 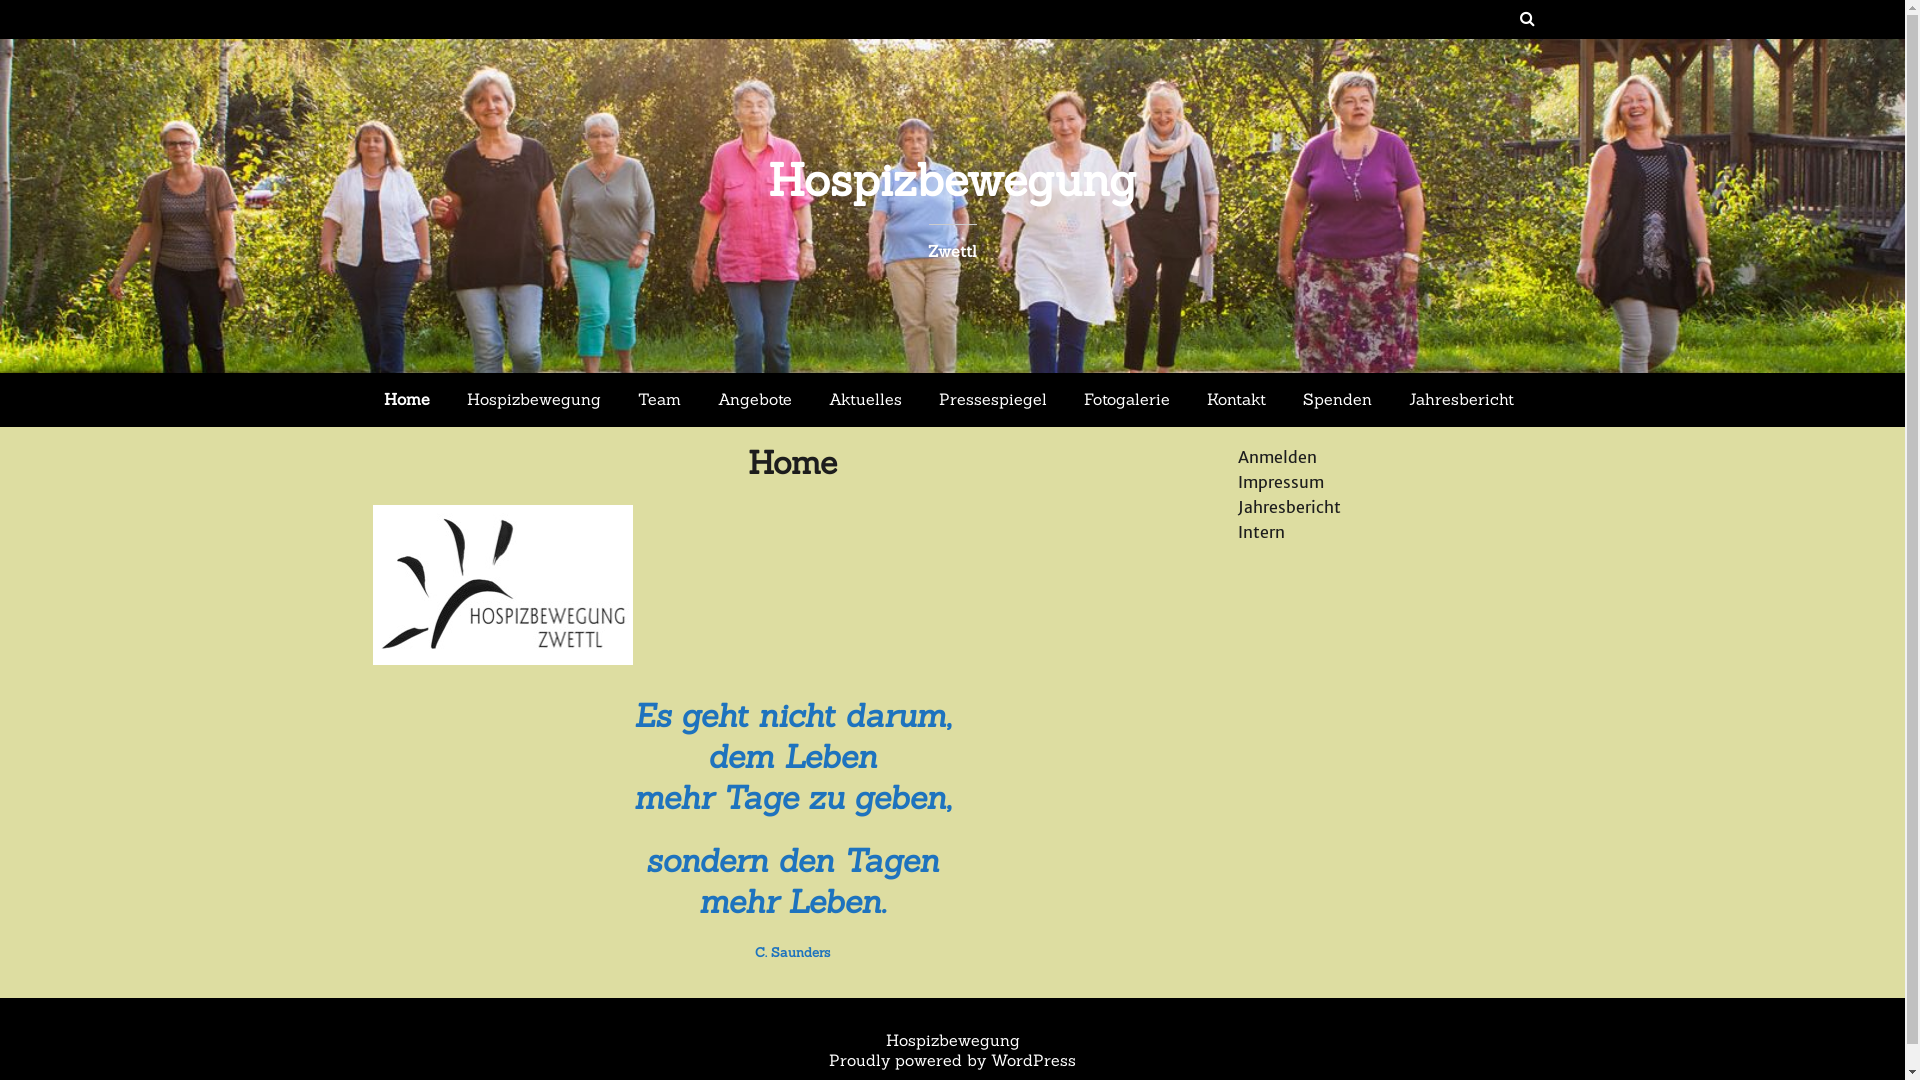 What do you see at coordinates (1337, 400) in the screenshot?
I see `'Spenden'` at bounding box center [1337, 400].